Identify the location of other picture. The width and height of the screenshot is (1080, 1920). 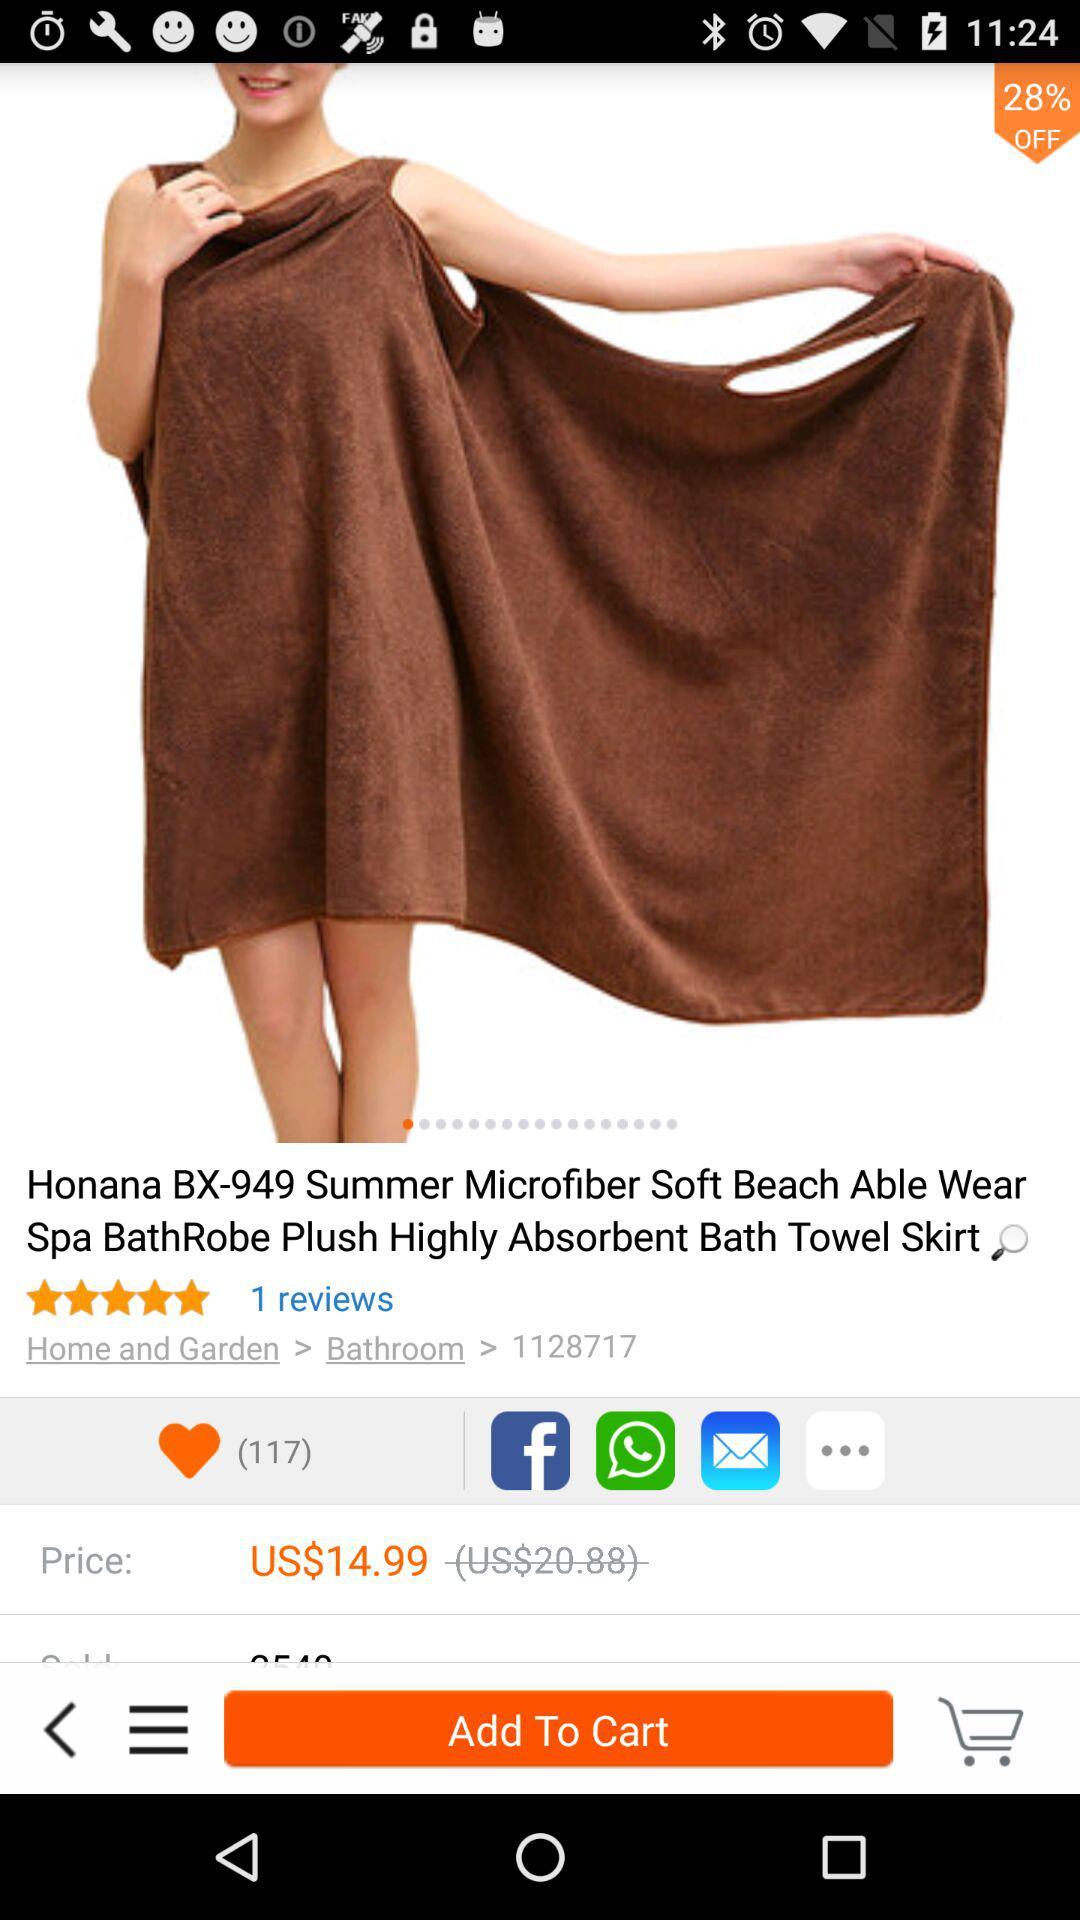
(423, 1124).